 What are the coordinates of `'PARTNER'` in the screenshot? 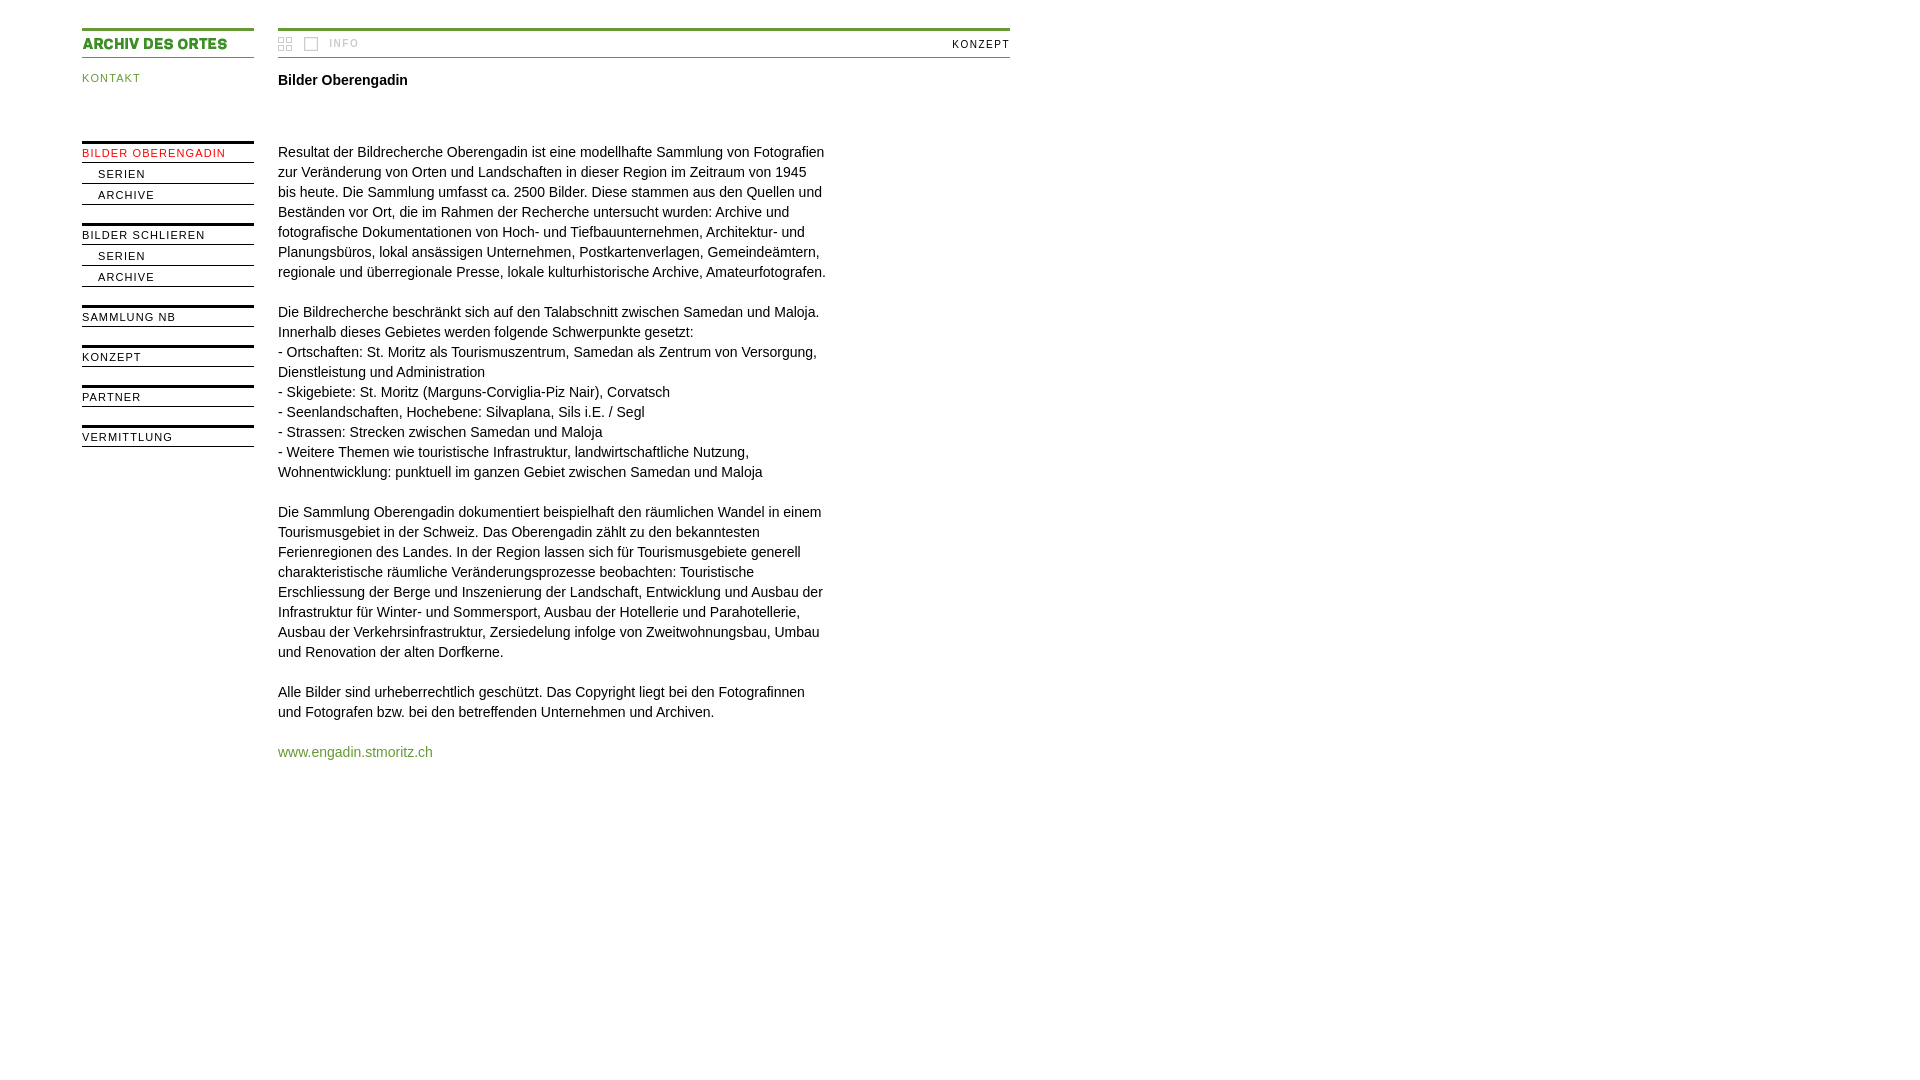 It's located at (110, 397).